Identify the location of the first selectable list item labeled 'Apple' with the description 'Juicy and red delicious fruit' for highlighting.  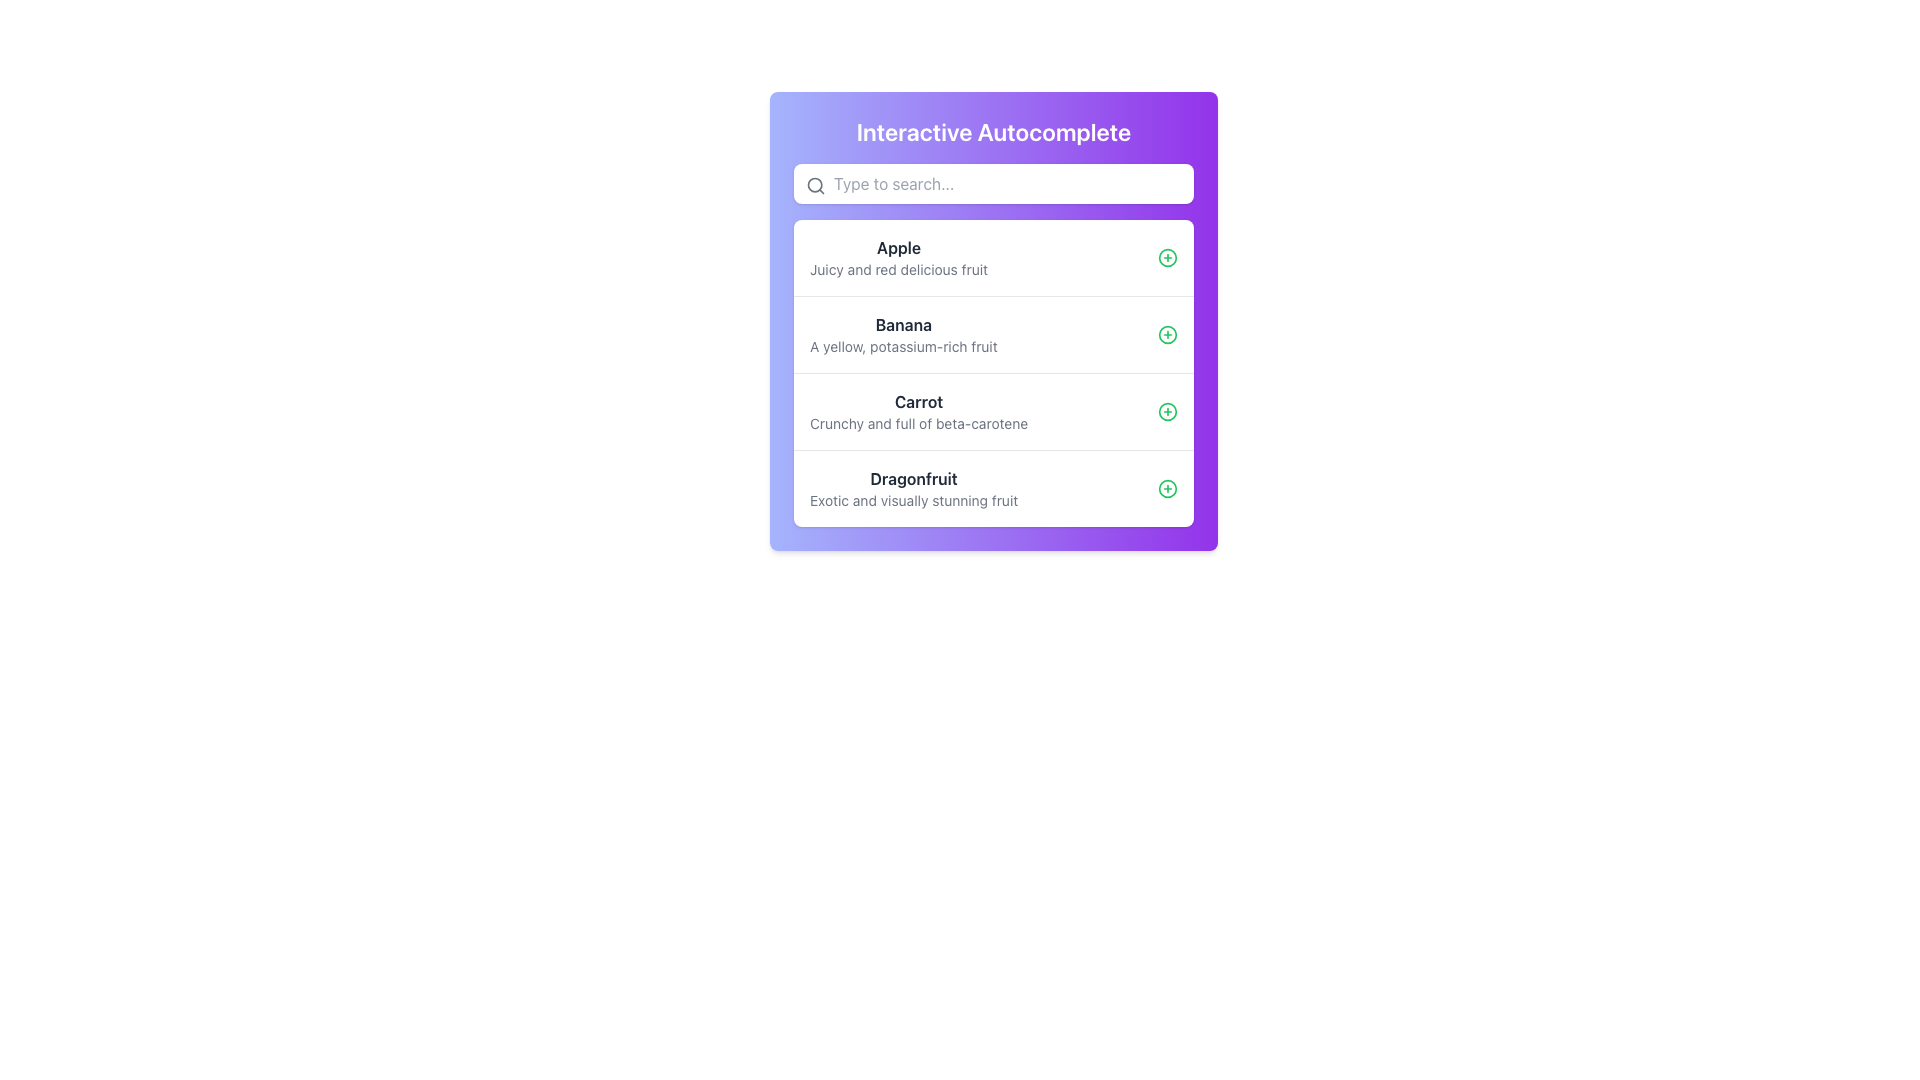
(993, 257).